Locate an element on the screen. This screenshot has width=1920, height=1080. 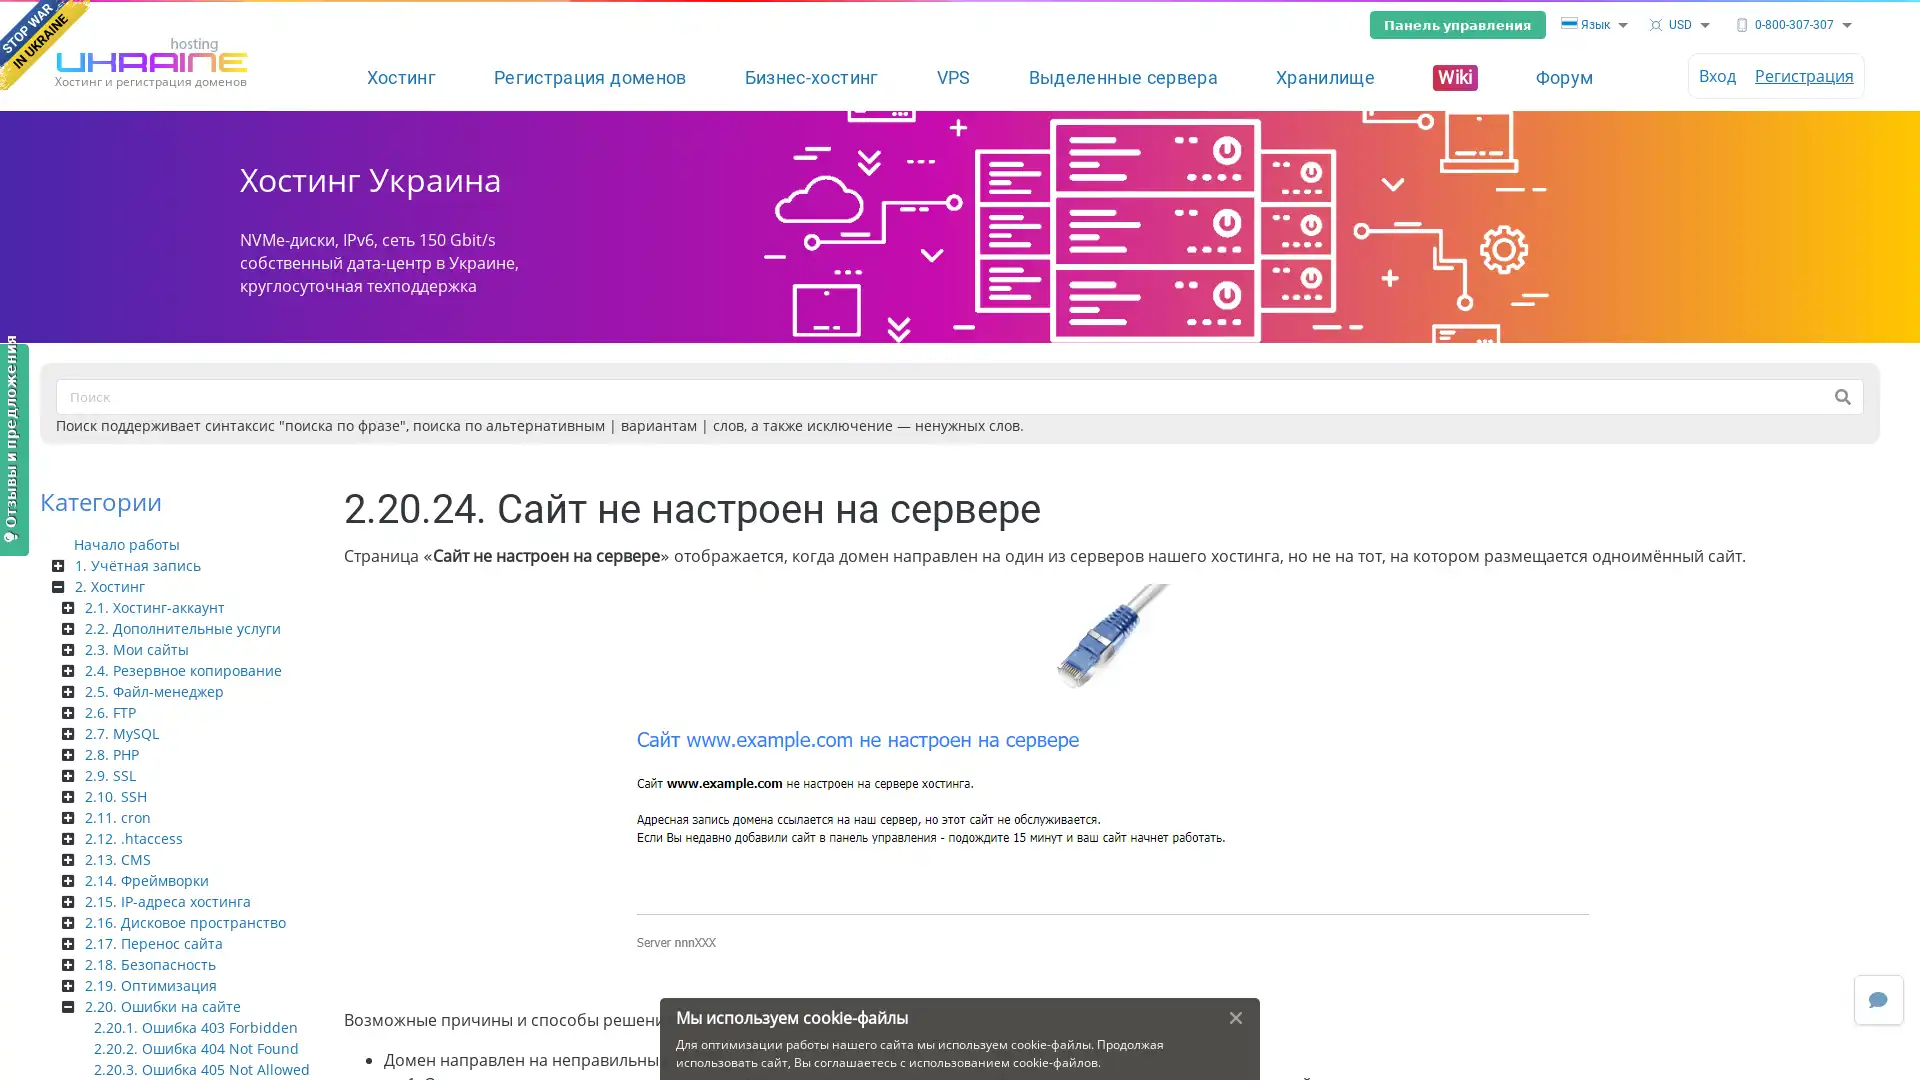
0-800-307-307 is located at coordinates (1793, 24).